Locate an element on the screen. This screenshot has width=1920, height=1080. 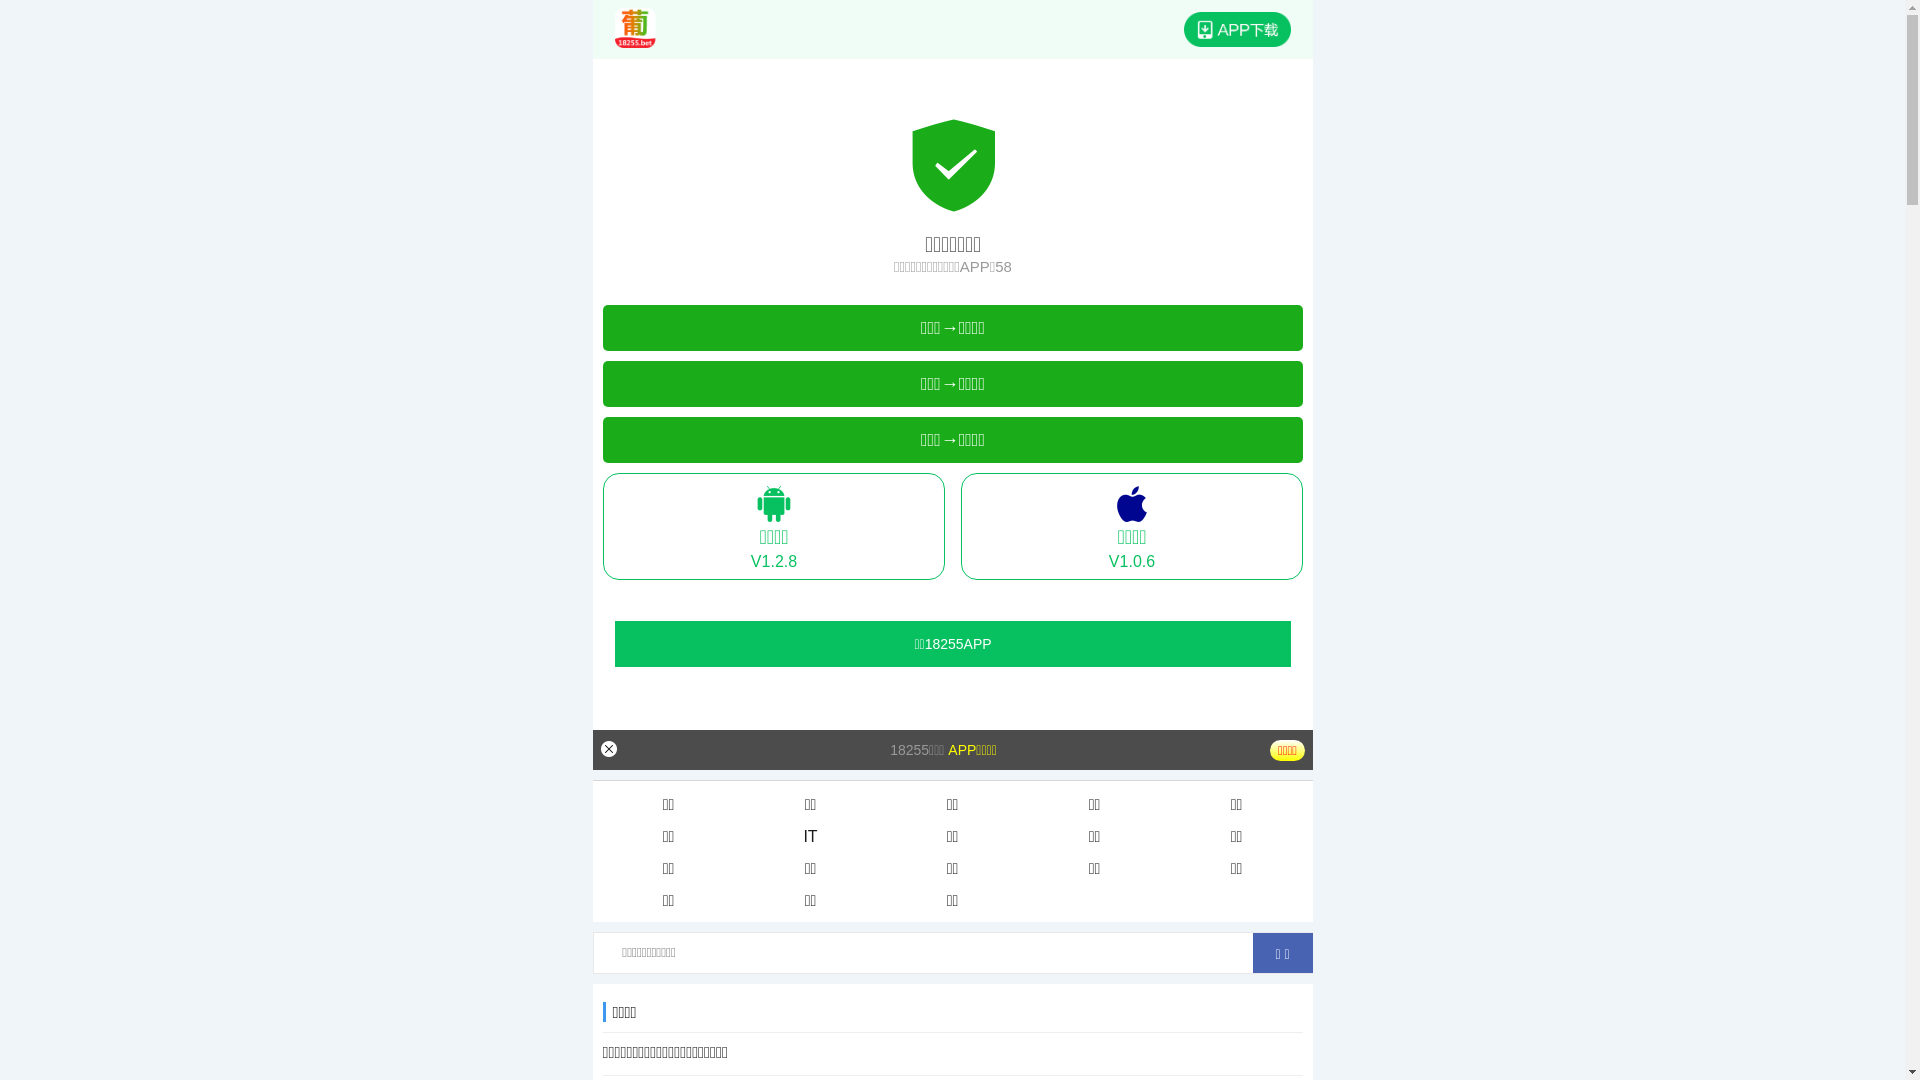
'IT' is located at coordinates (738, 837).